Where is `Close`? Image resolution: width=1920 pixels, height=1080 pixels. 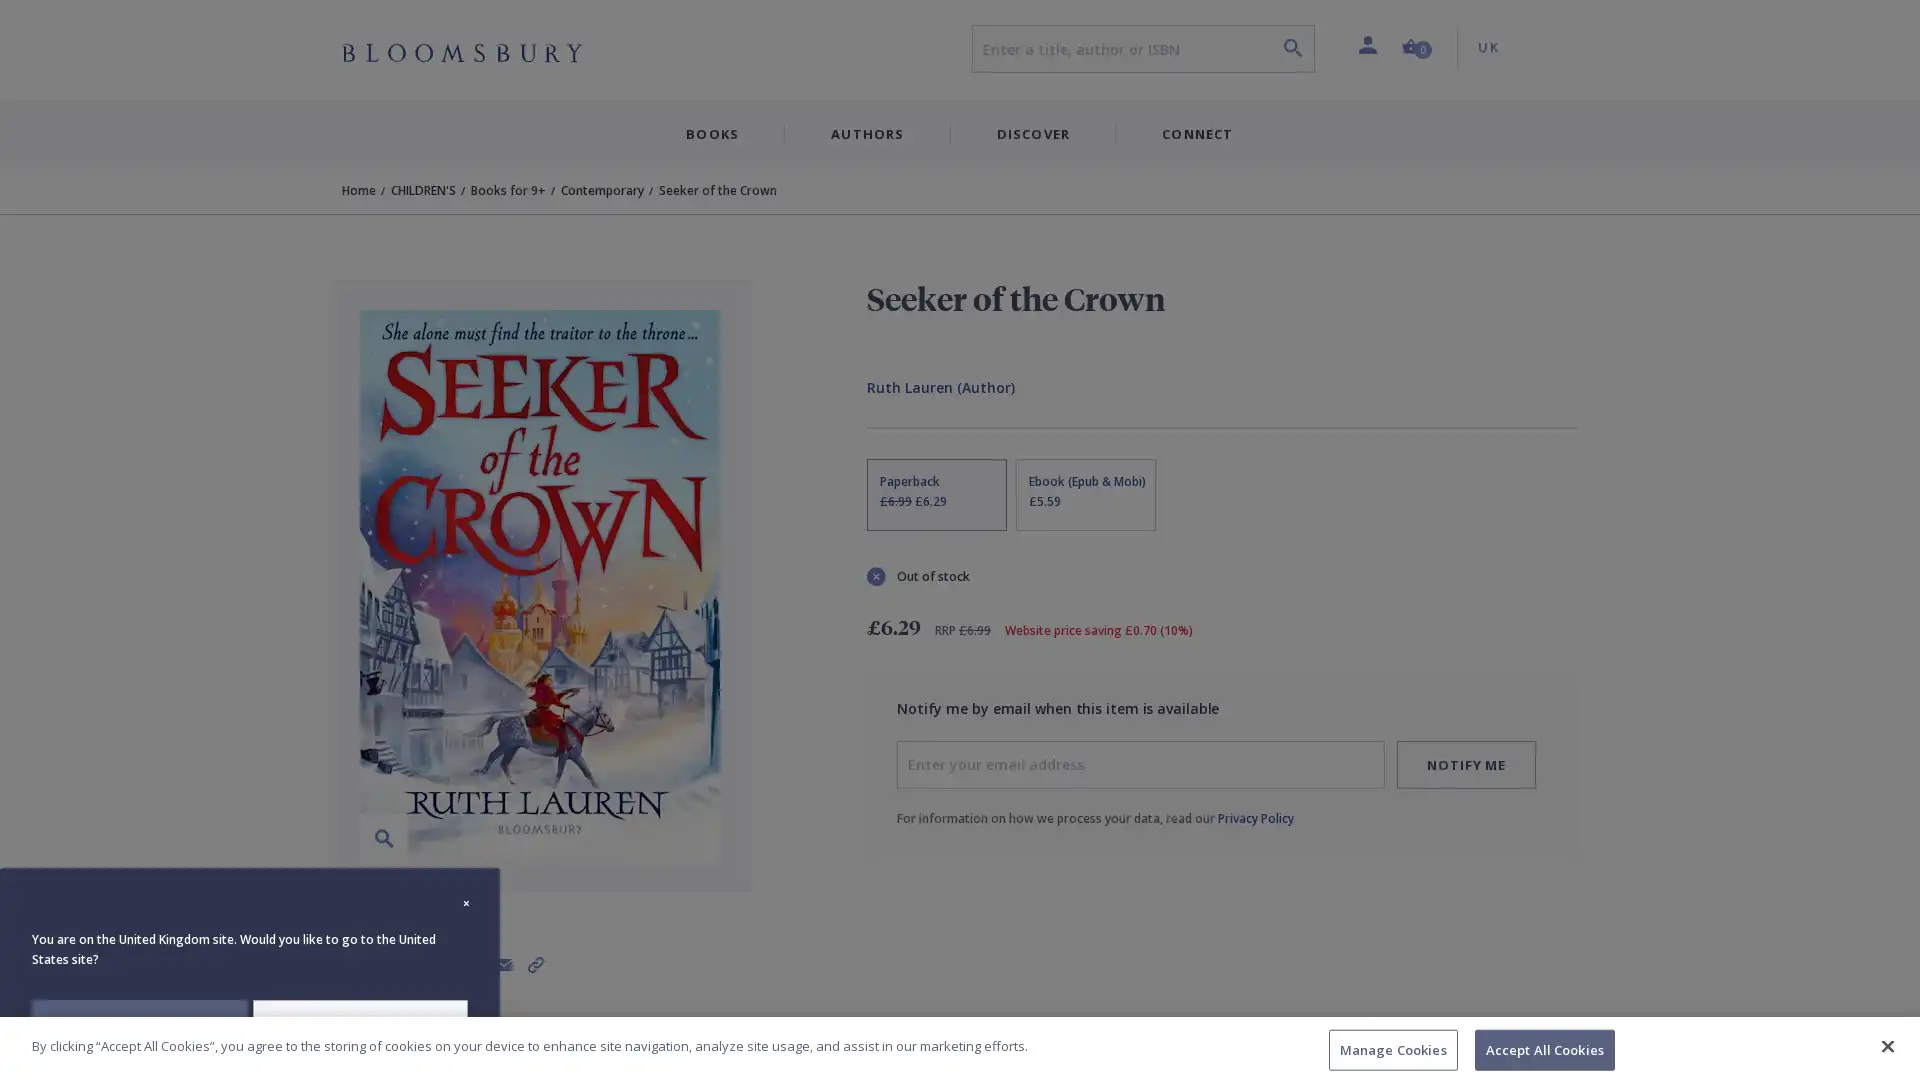
Close is located at coordinates (1886, 1044).